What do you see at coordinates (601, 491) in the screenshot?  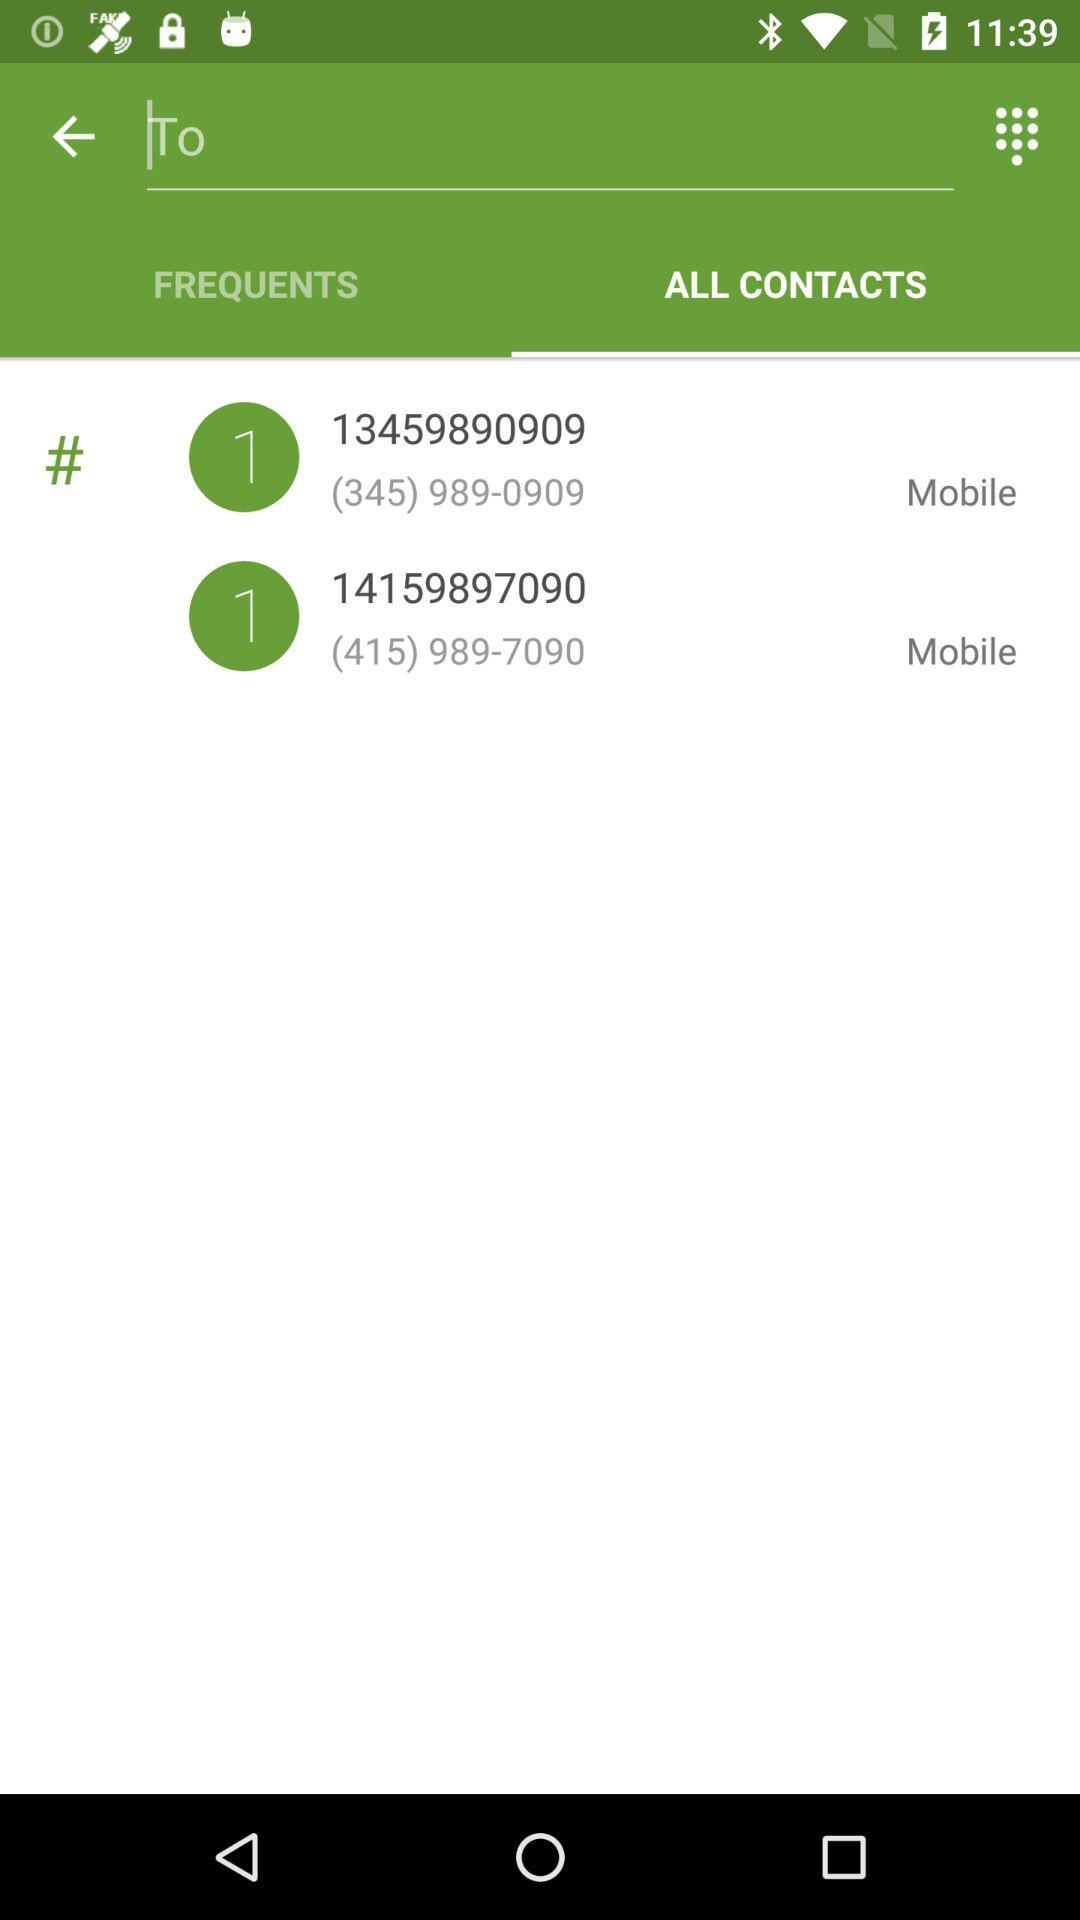 I see `the (345) 989-0909 icon` at bounding box center [601, 491].